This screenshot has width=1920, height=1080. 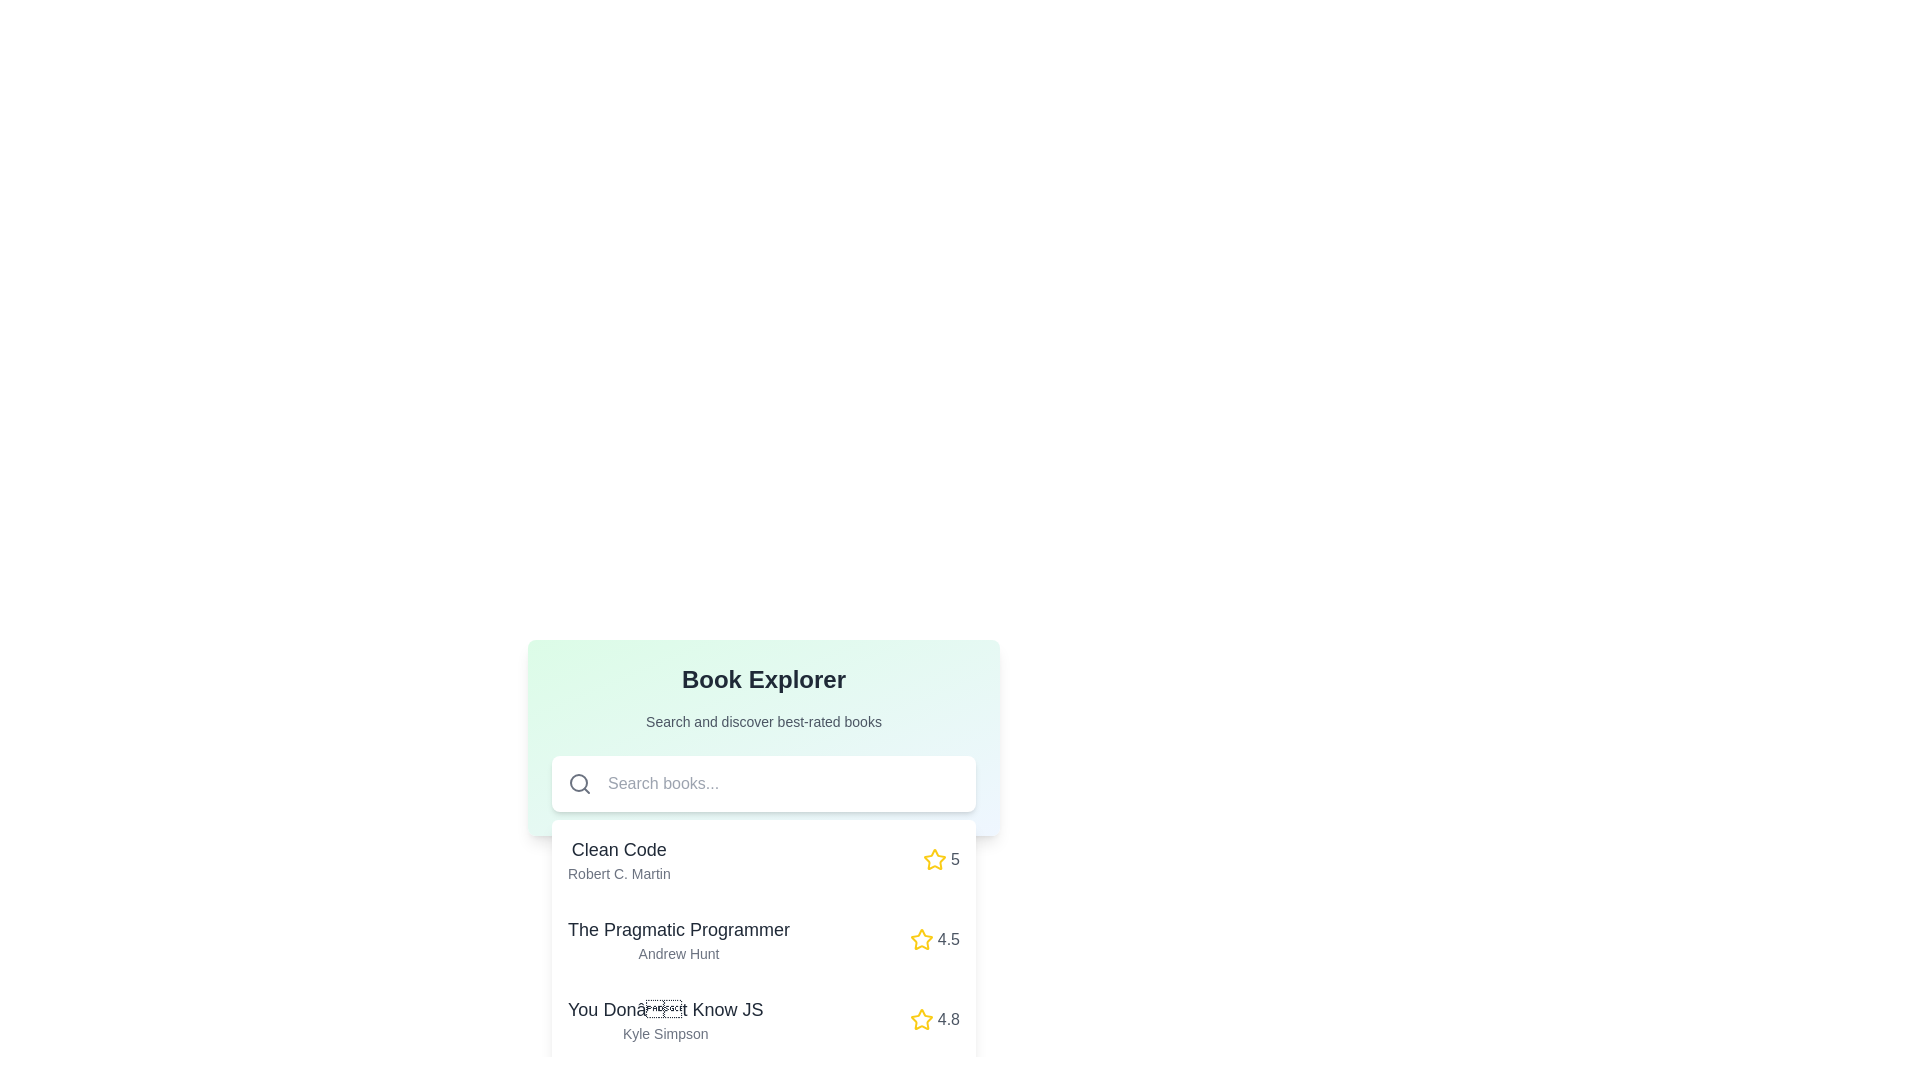 What do you see at coordinates (579, 782) in the screenshot?
I see `the Search icon located at the far left inside a white, rounded rectangle adjacent to the 'Search books...' text input field` at bounding box center [579, 782].